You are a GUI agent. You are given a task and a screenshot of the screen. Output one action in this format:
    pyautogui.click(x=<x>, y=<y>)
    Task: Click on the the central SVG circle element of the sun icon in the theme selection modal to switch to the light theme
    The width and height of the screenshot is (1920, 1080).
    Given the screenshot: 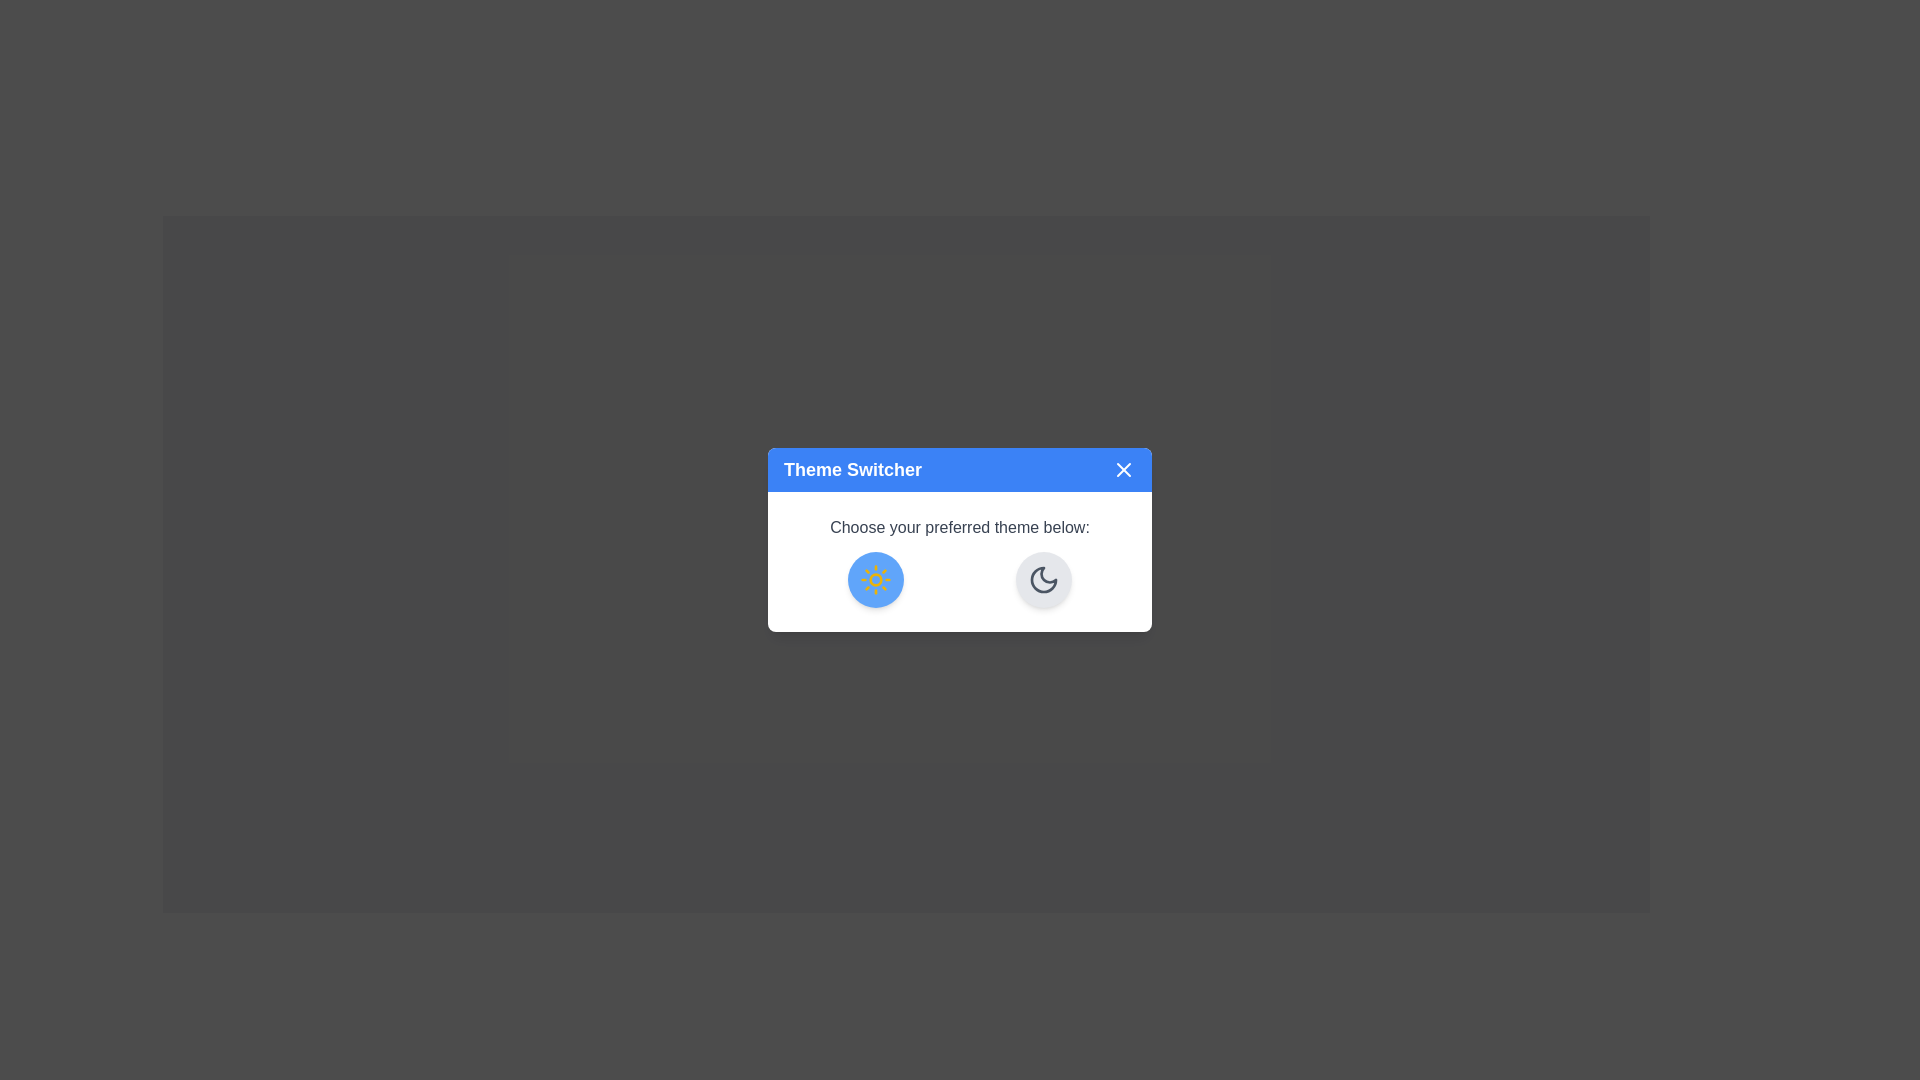 What is the action you would take?
    pyautogui.click(x=875, y=579)
    